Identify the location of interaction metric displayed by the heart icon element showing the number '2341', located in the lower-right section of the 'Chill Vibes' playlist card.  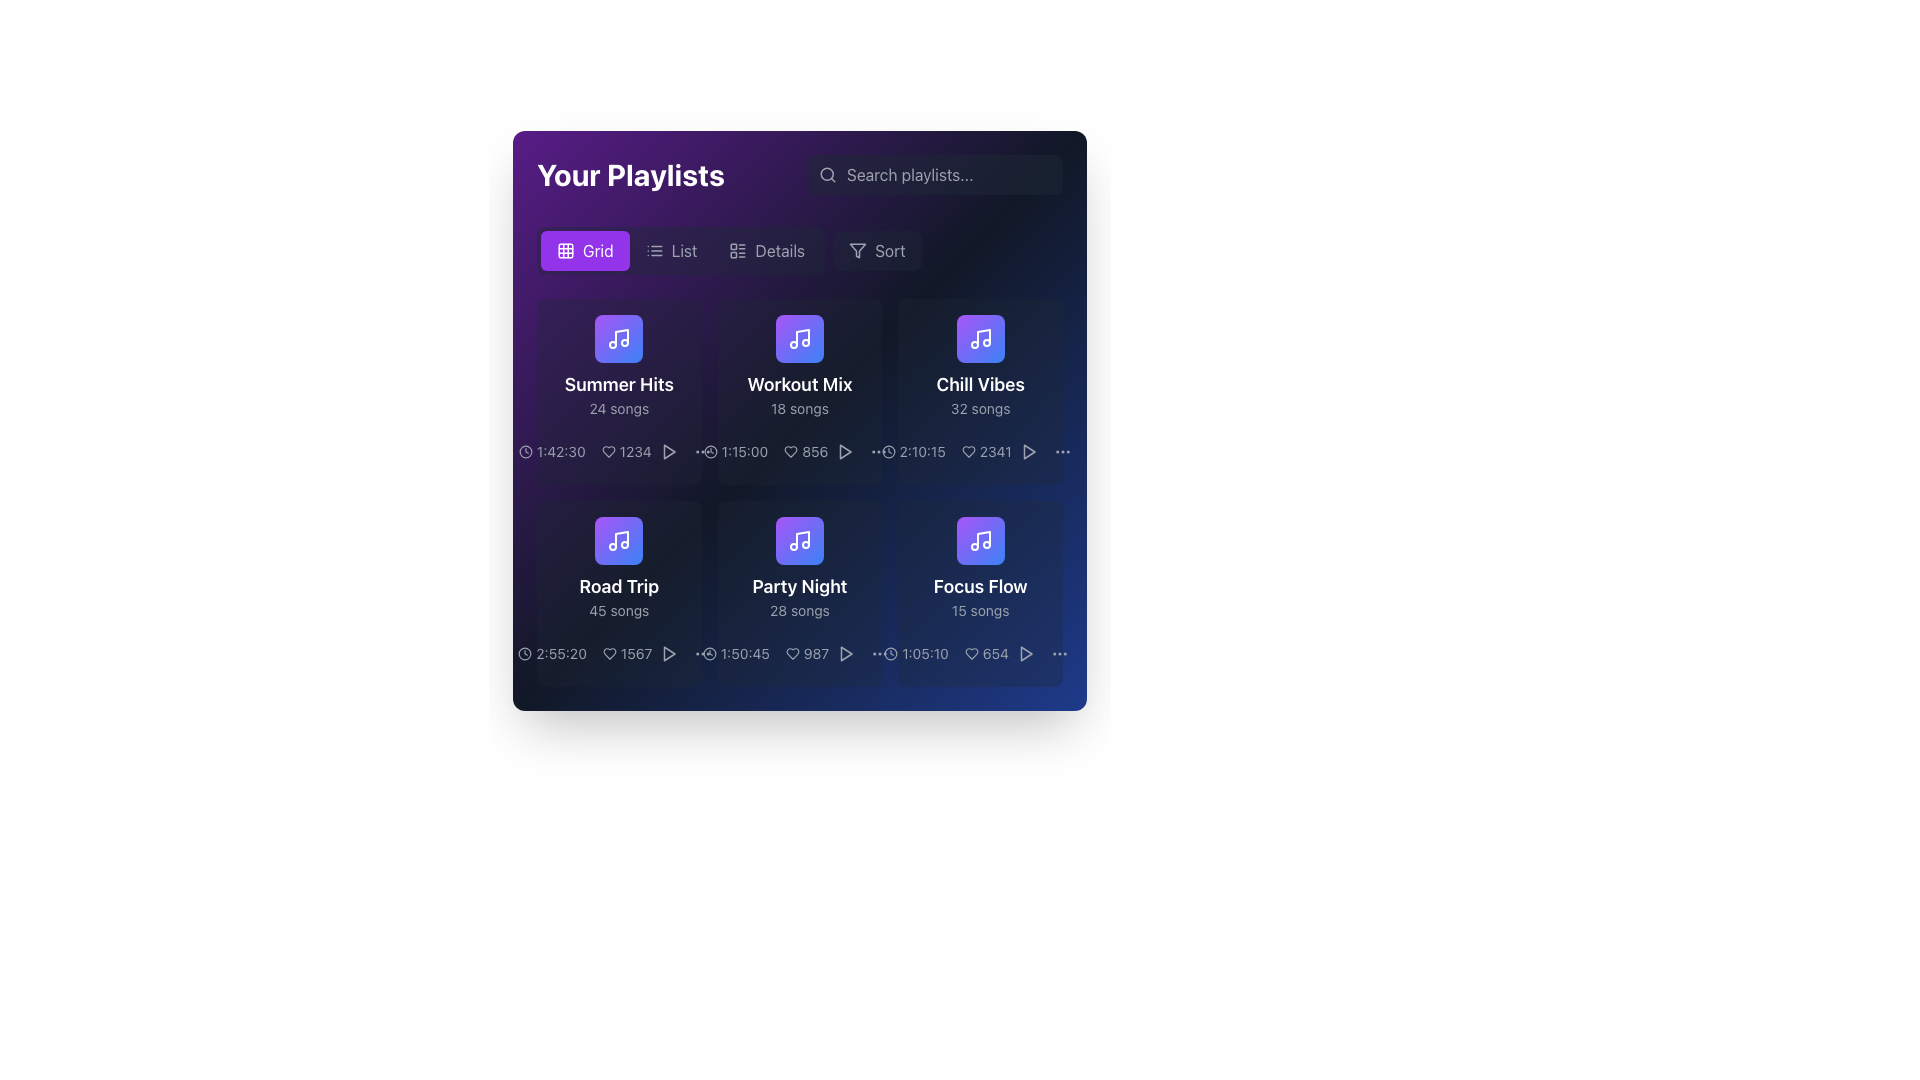
(986, 451).